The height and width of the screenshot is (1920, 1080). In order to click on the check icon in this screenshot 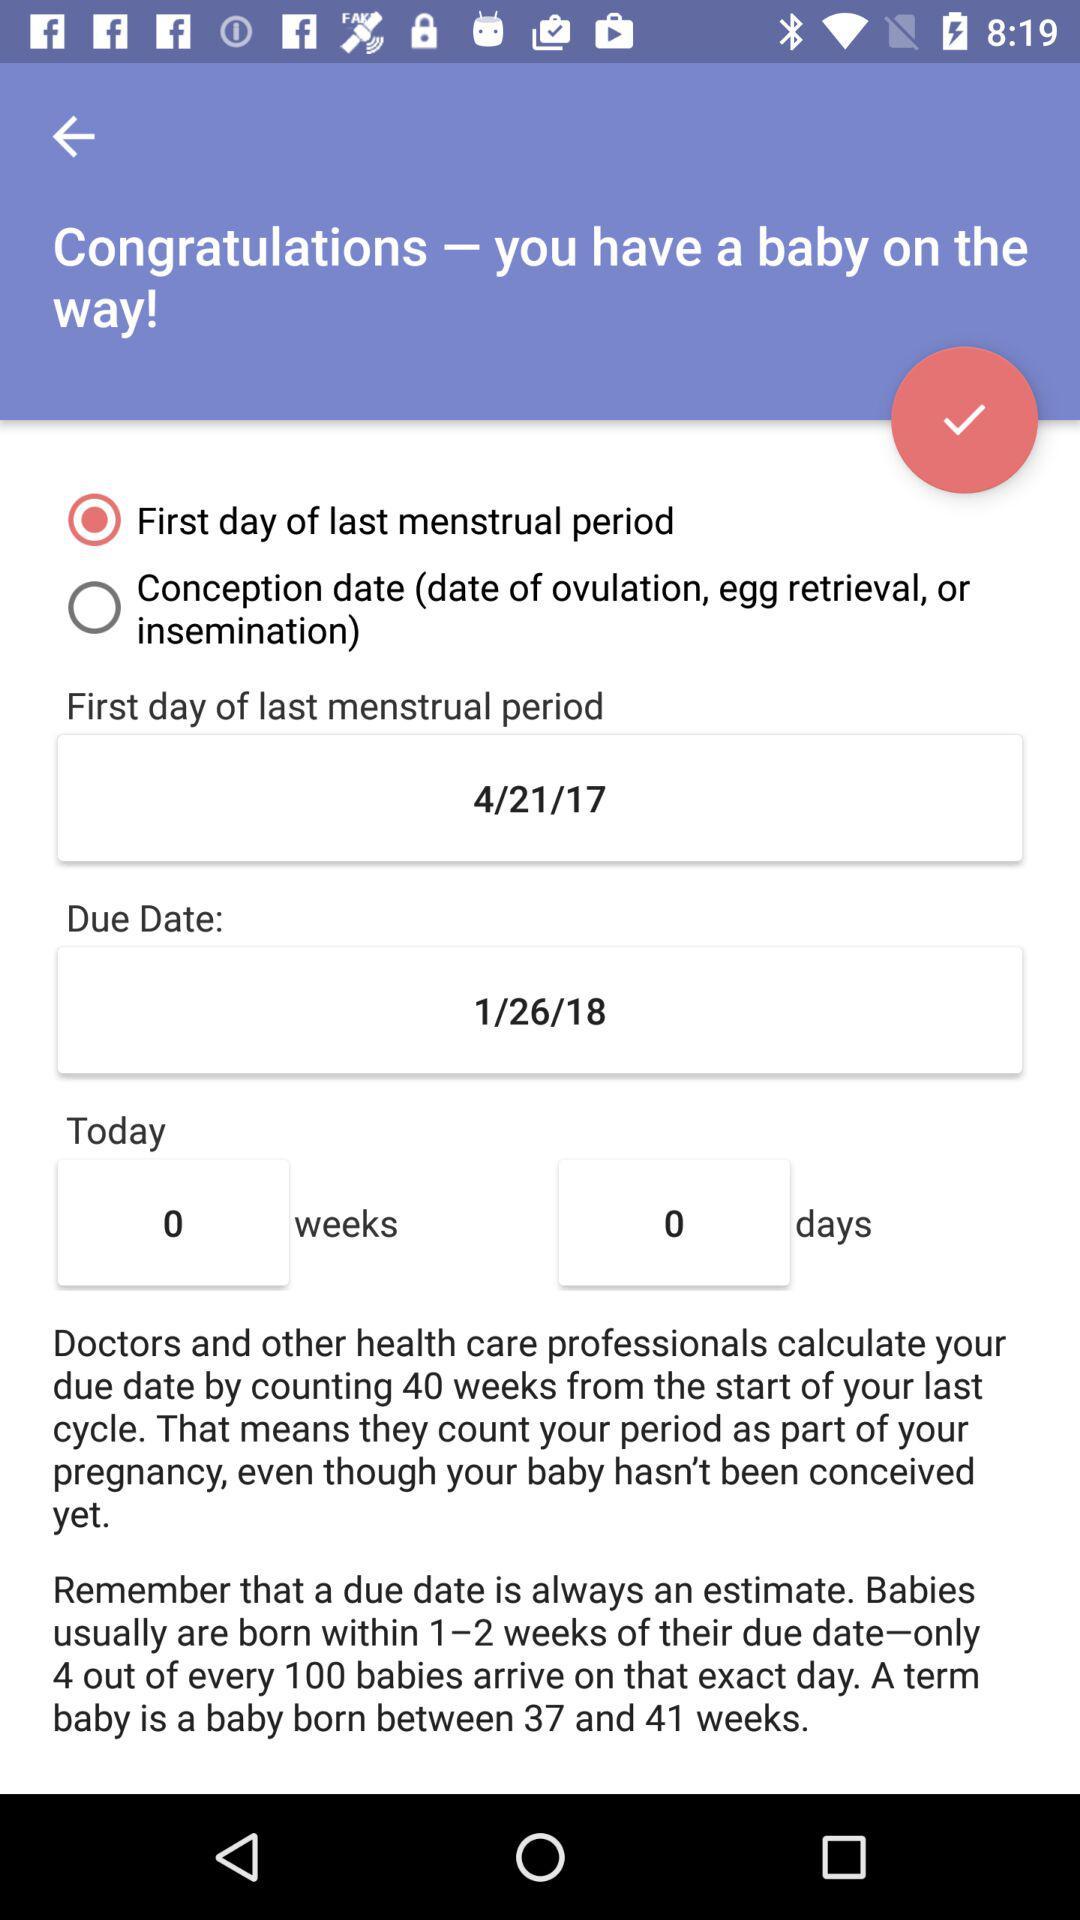, I will do `click(963, 419)`.